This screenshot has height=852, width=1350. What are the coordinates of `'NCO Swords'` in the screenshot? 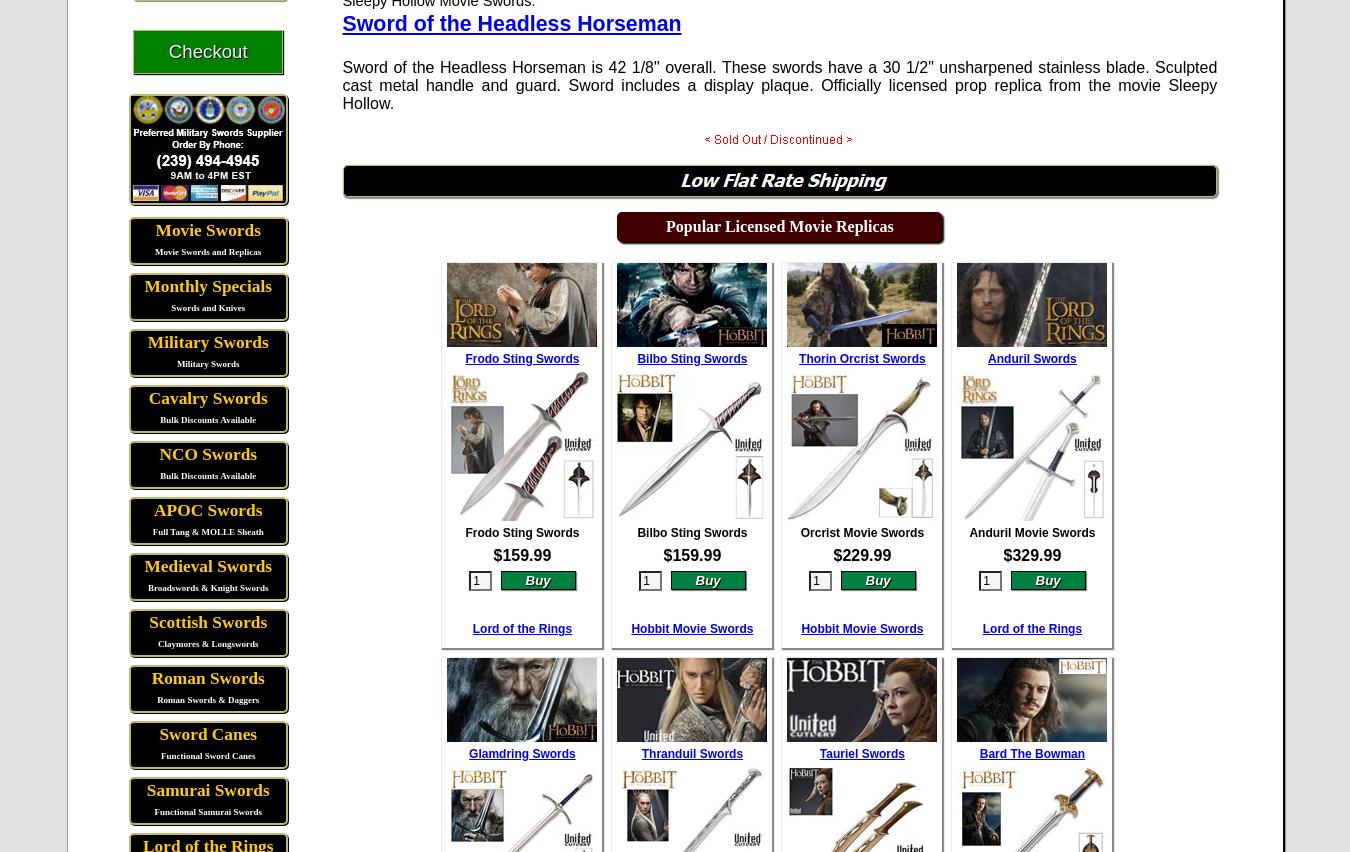 It's located at (208, 453).